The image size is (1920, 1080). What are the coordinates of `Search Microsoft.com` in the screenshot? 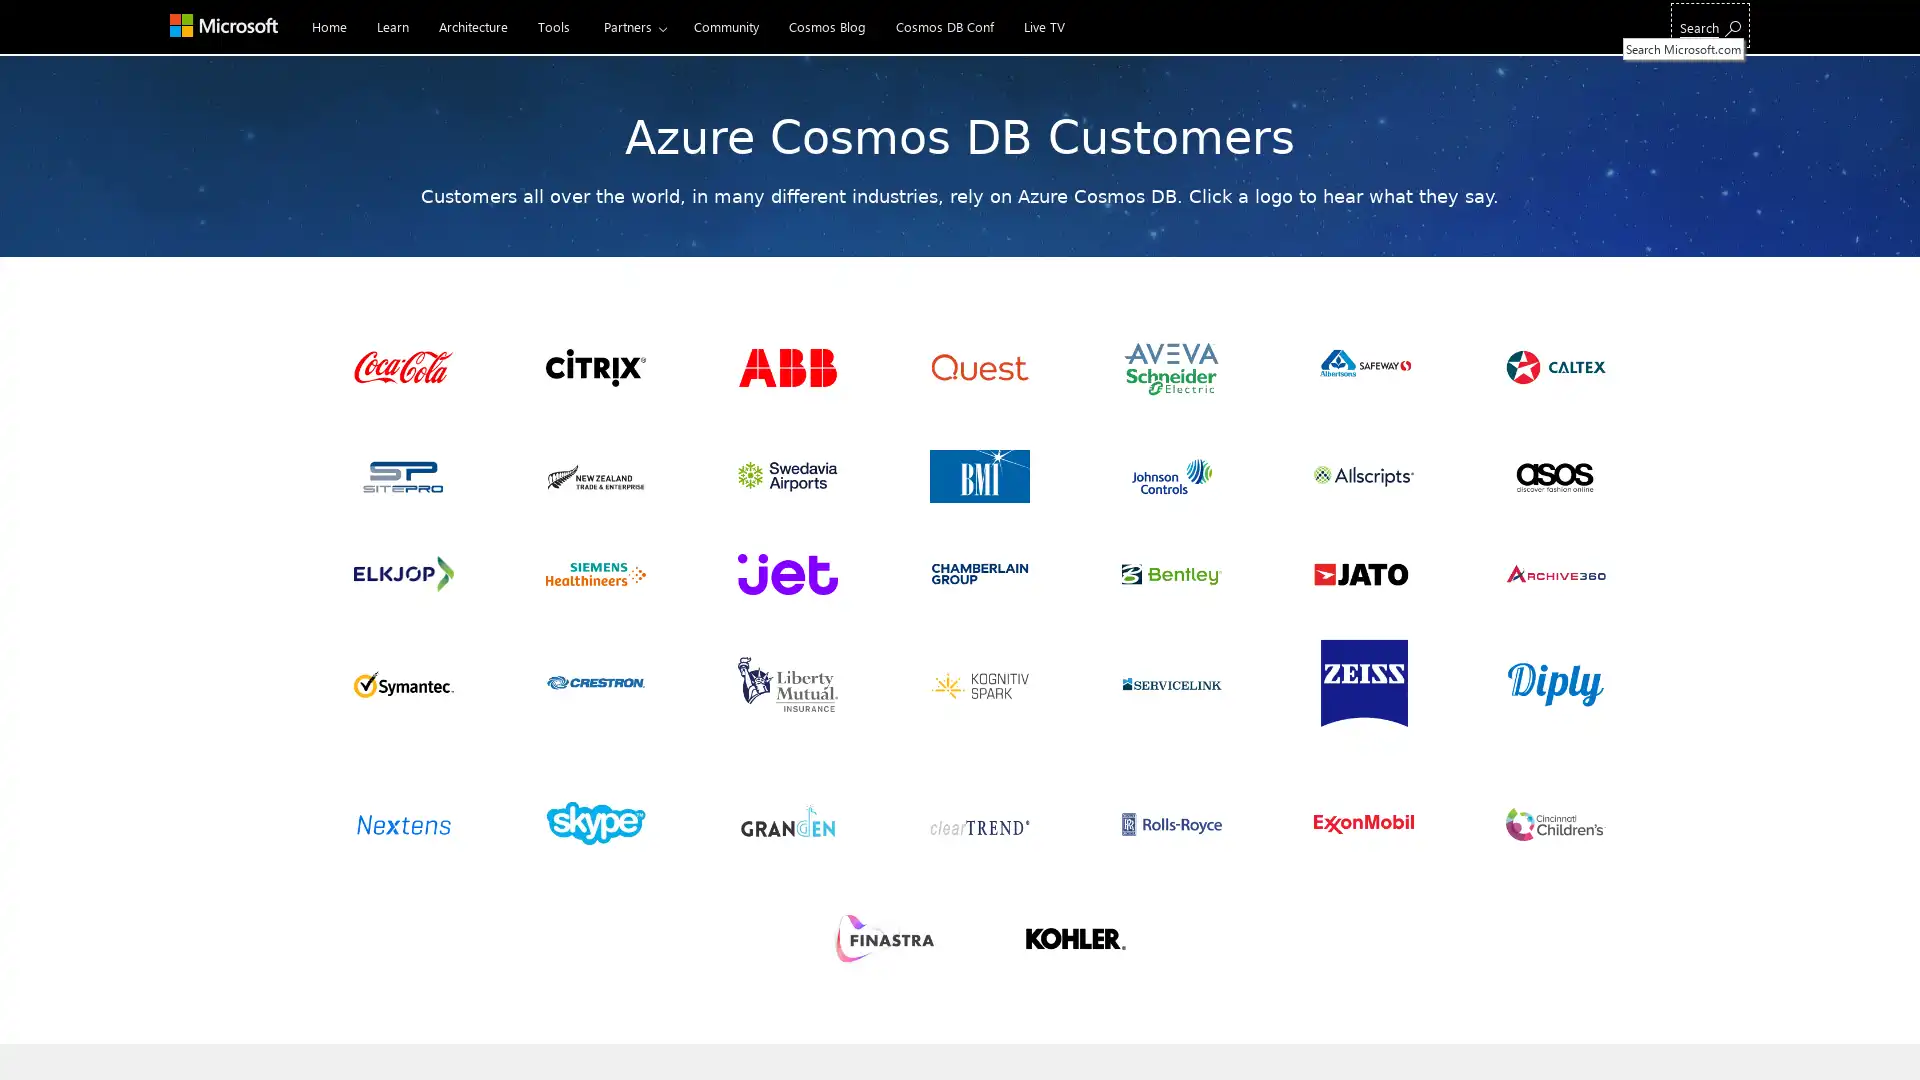 It's located at (1709, 25).